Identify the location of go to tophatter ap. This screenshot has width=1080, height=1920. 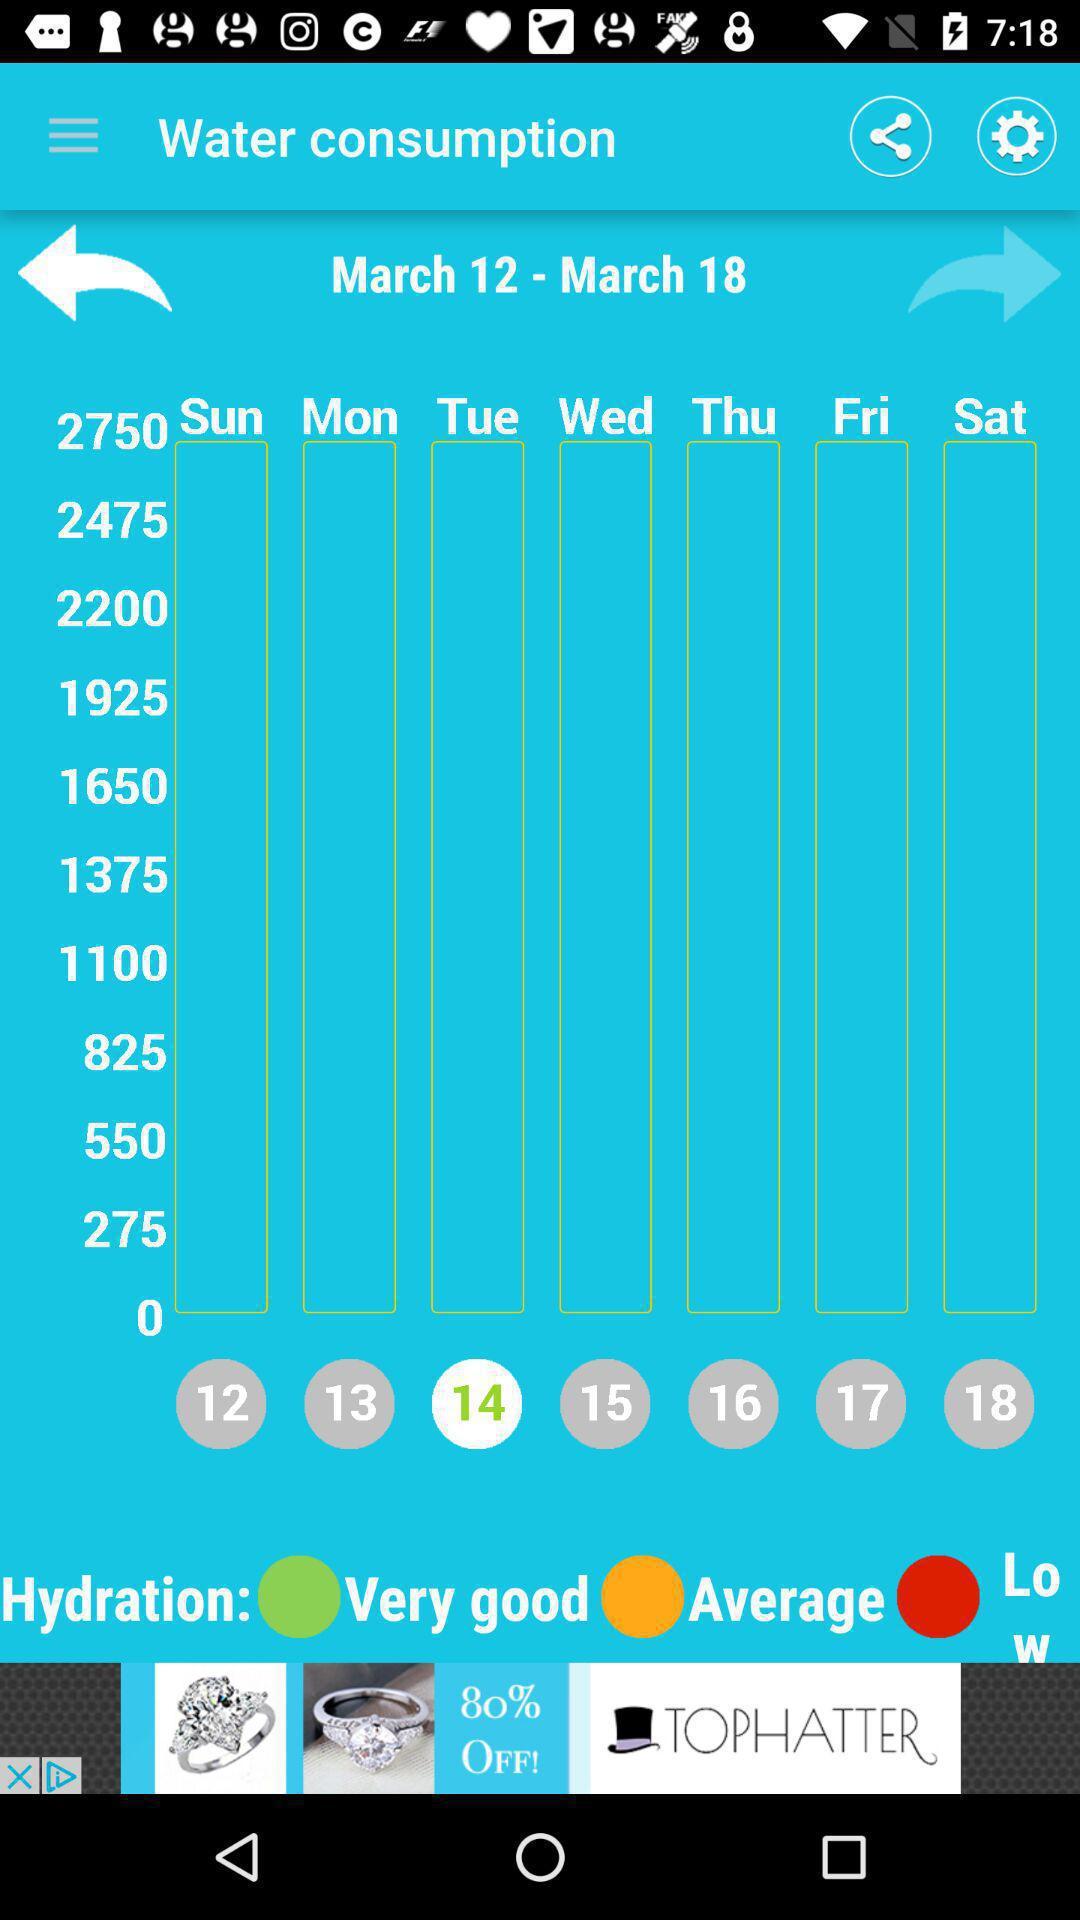
(540, 1727).